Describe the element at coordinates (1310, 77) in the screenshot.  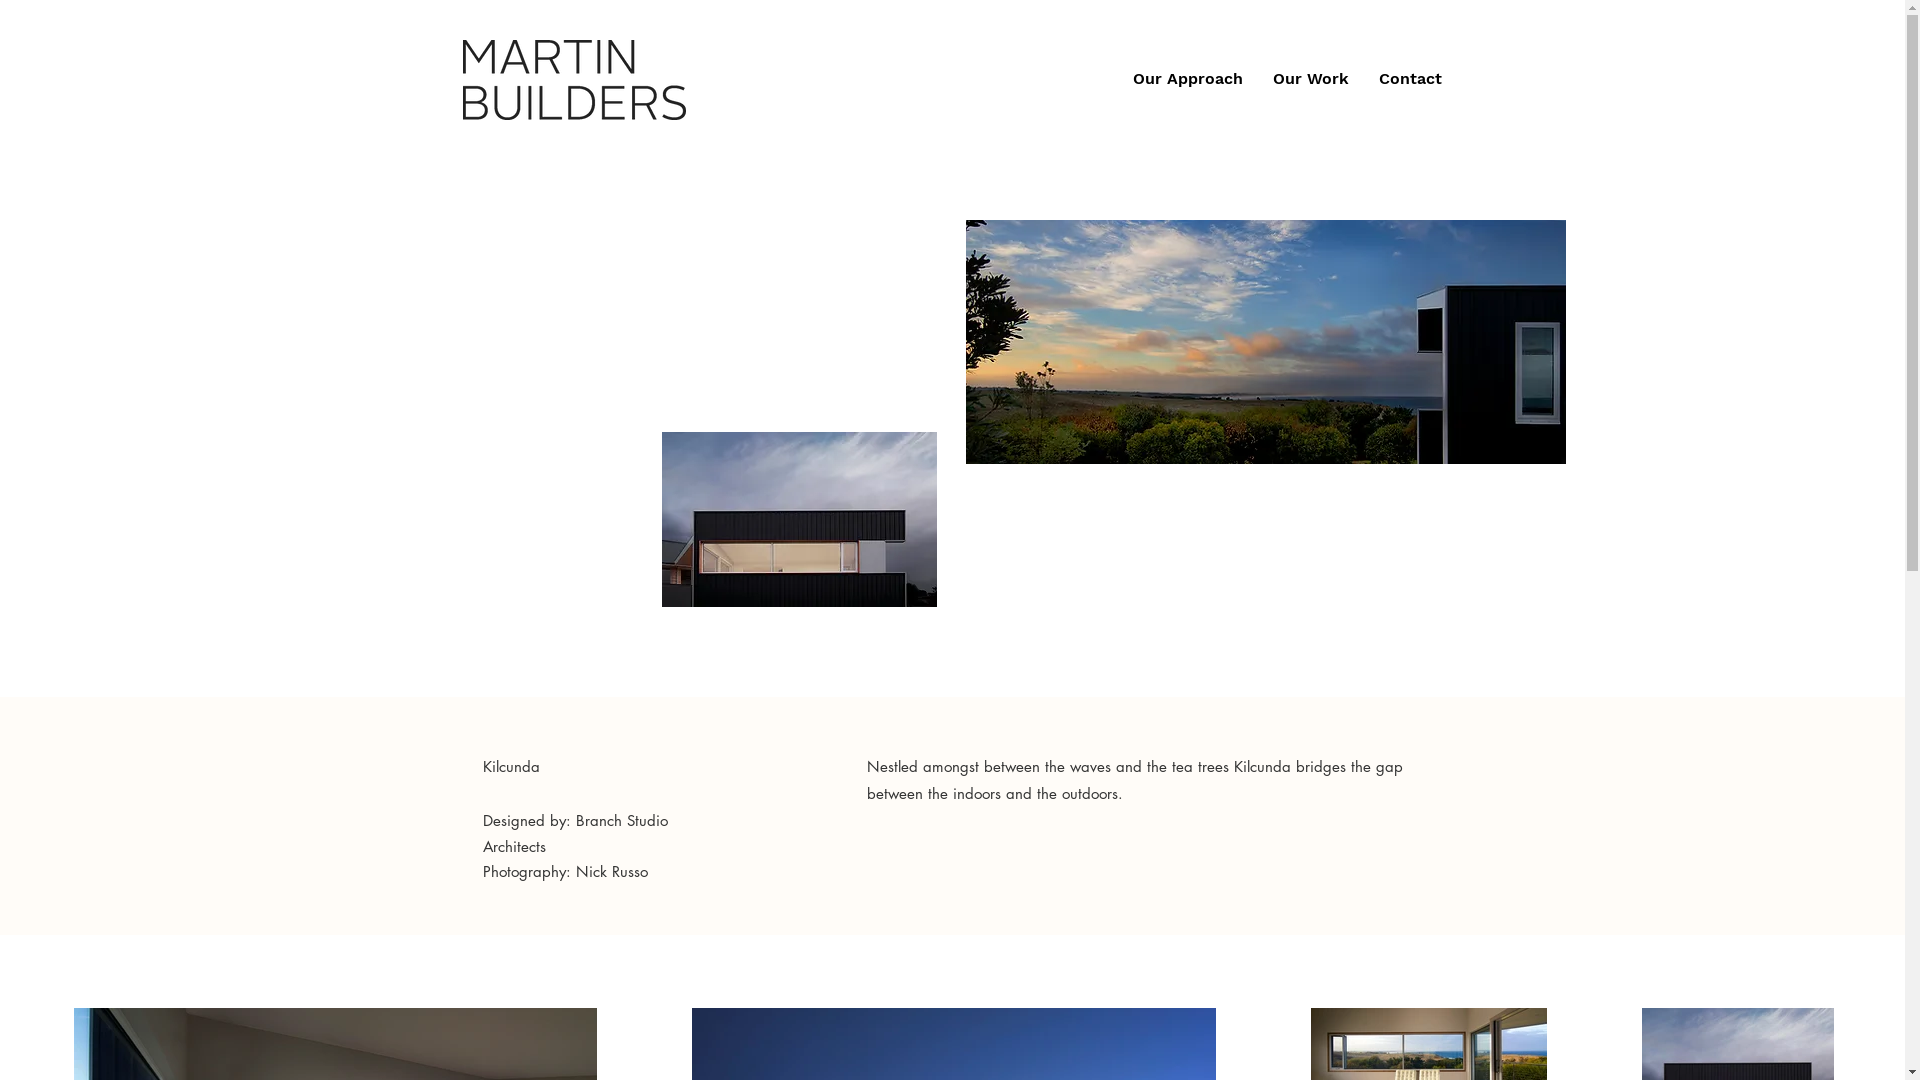
I see `'Our Work'` at that location.